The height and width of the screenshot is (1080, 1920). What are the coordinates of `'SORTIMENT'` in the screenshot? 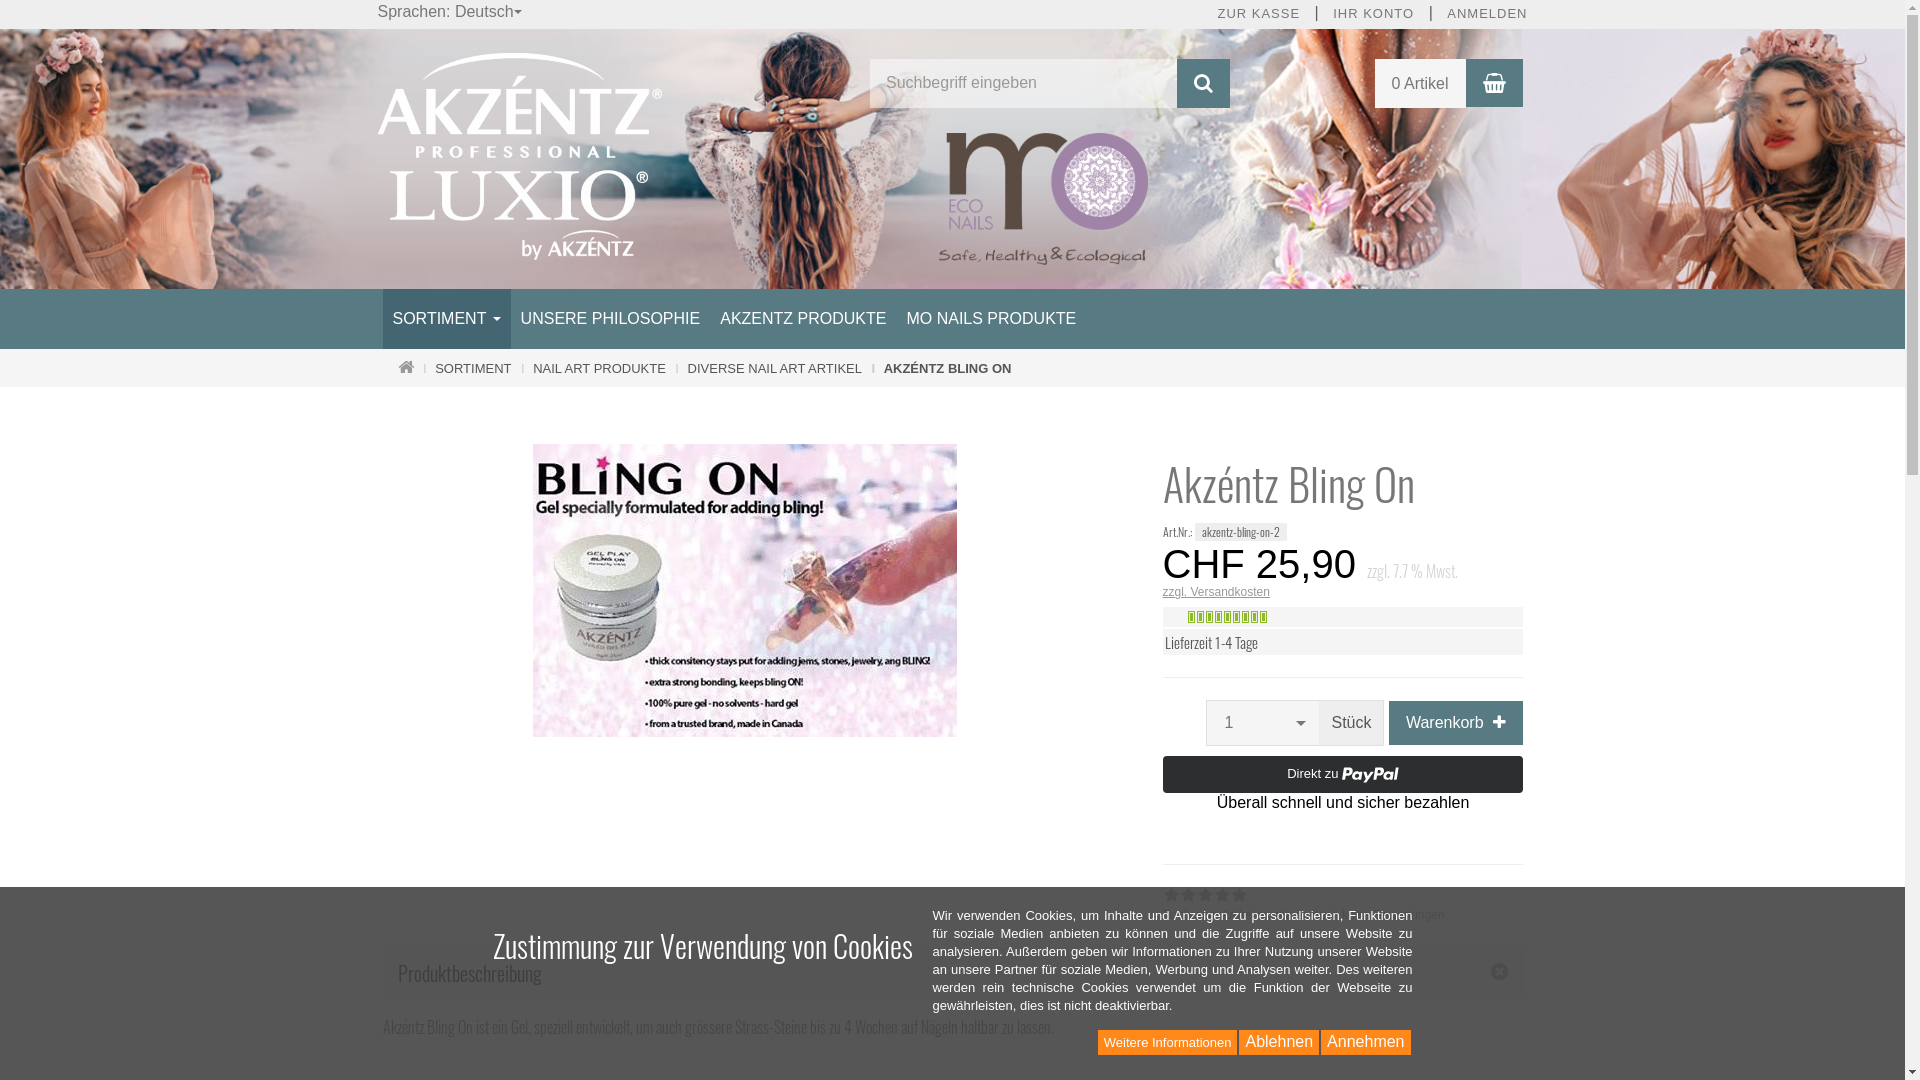 It's located at (434, 368).